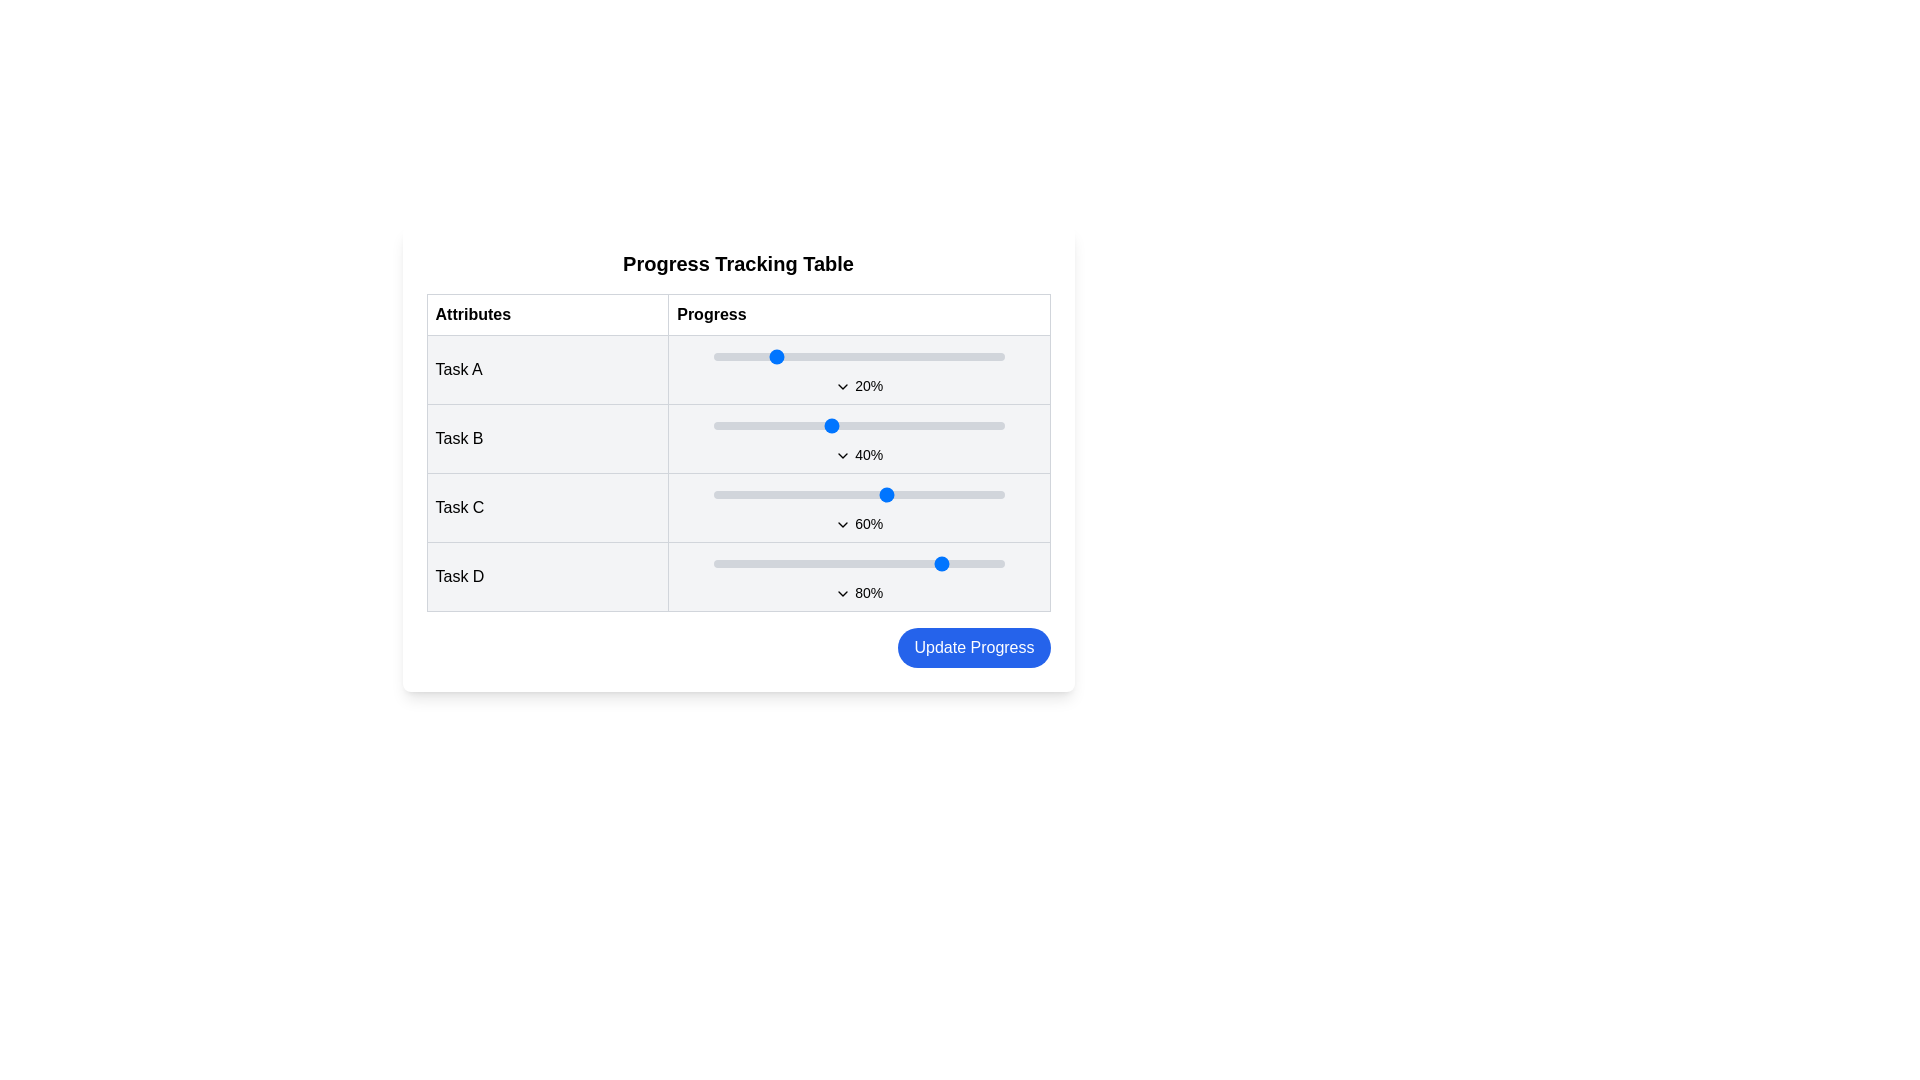 This screenshot has width=1920, height=1080. I want to click on the Dropdown icon located in the Progress column next to the text '80%', so click(843, 593).